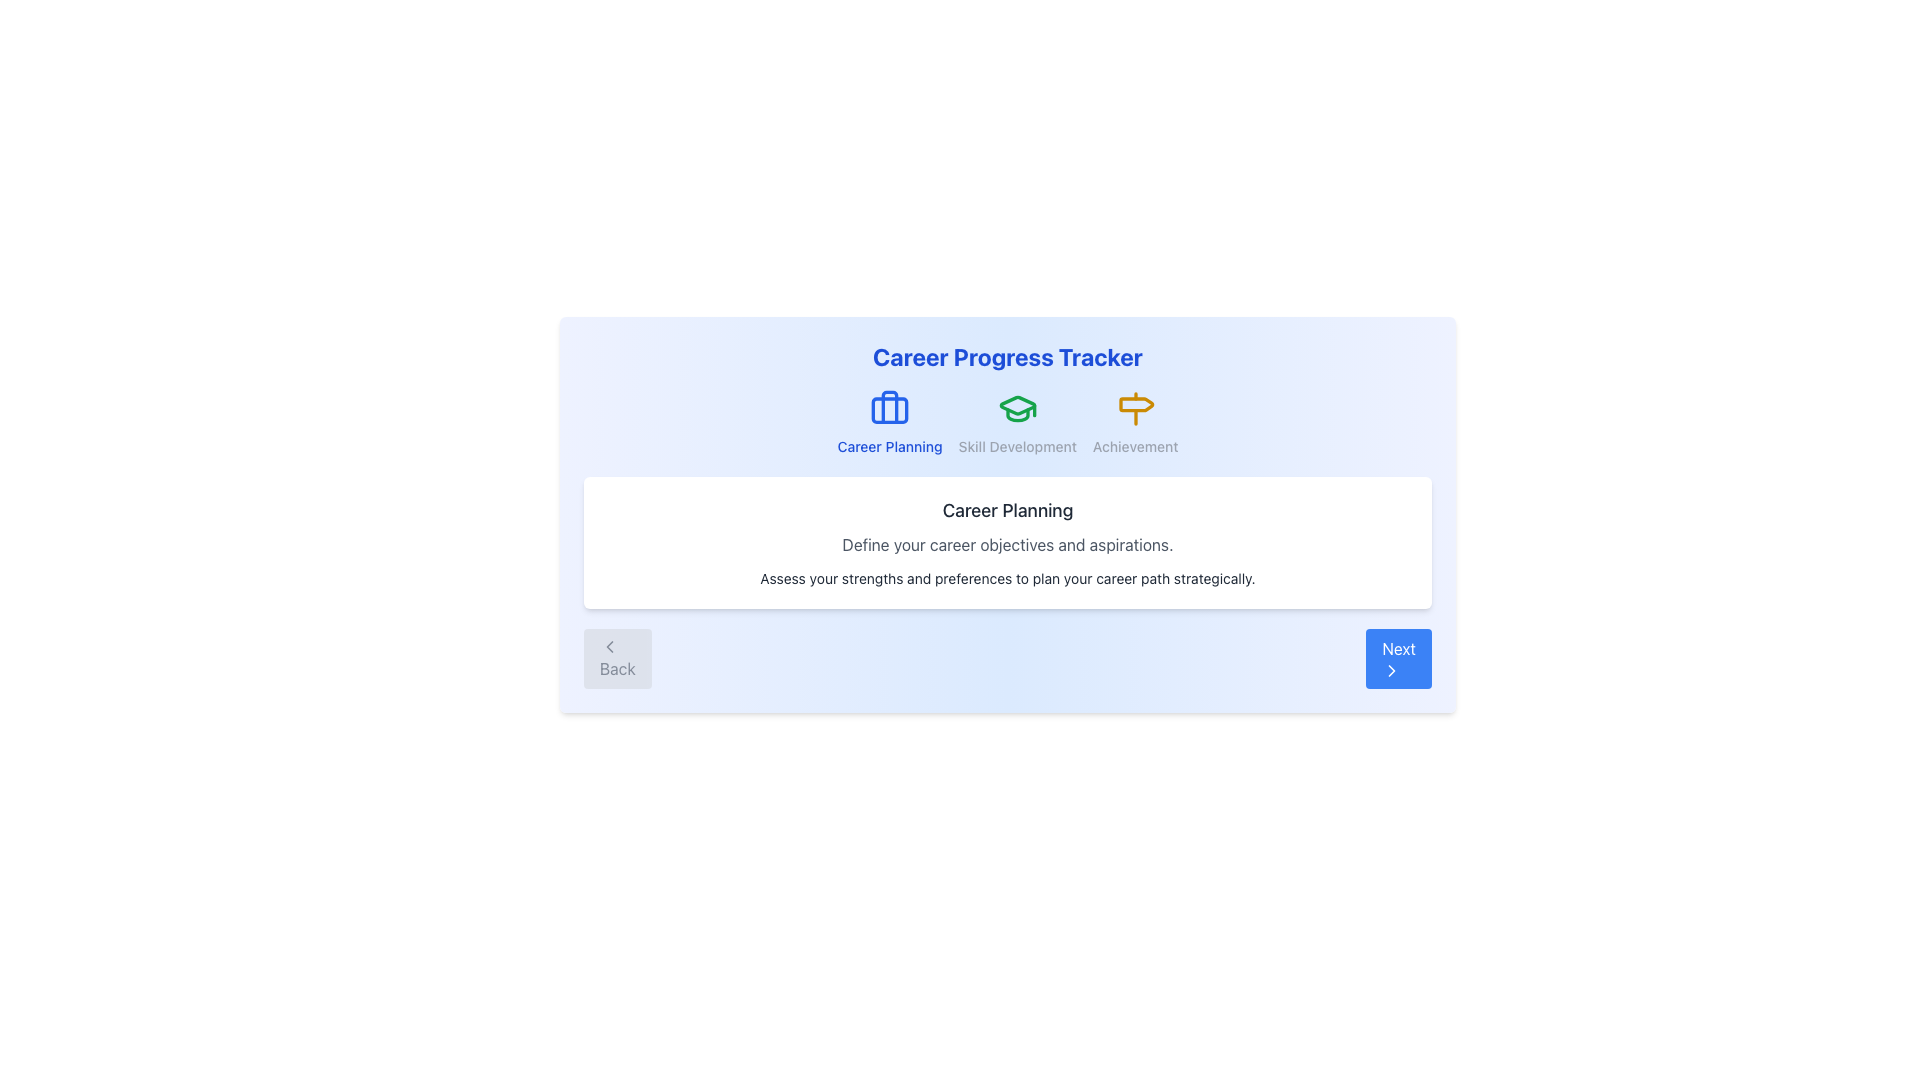  Describe the element at coordinates (888, 406) in the screenshot. I see `the 'Career Planning' navigation icon located in the header section, the first item from the left in the icon set` at that location.